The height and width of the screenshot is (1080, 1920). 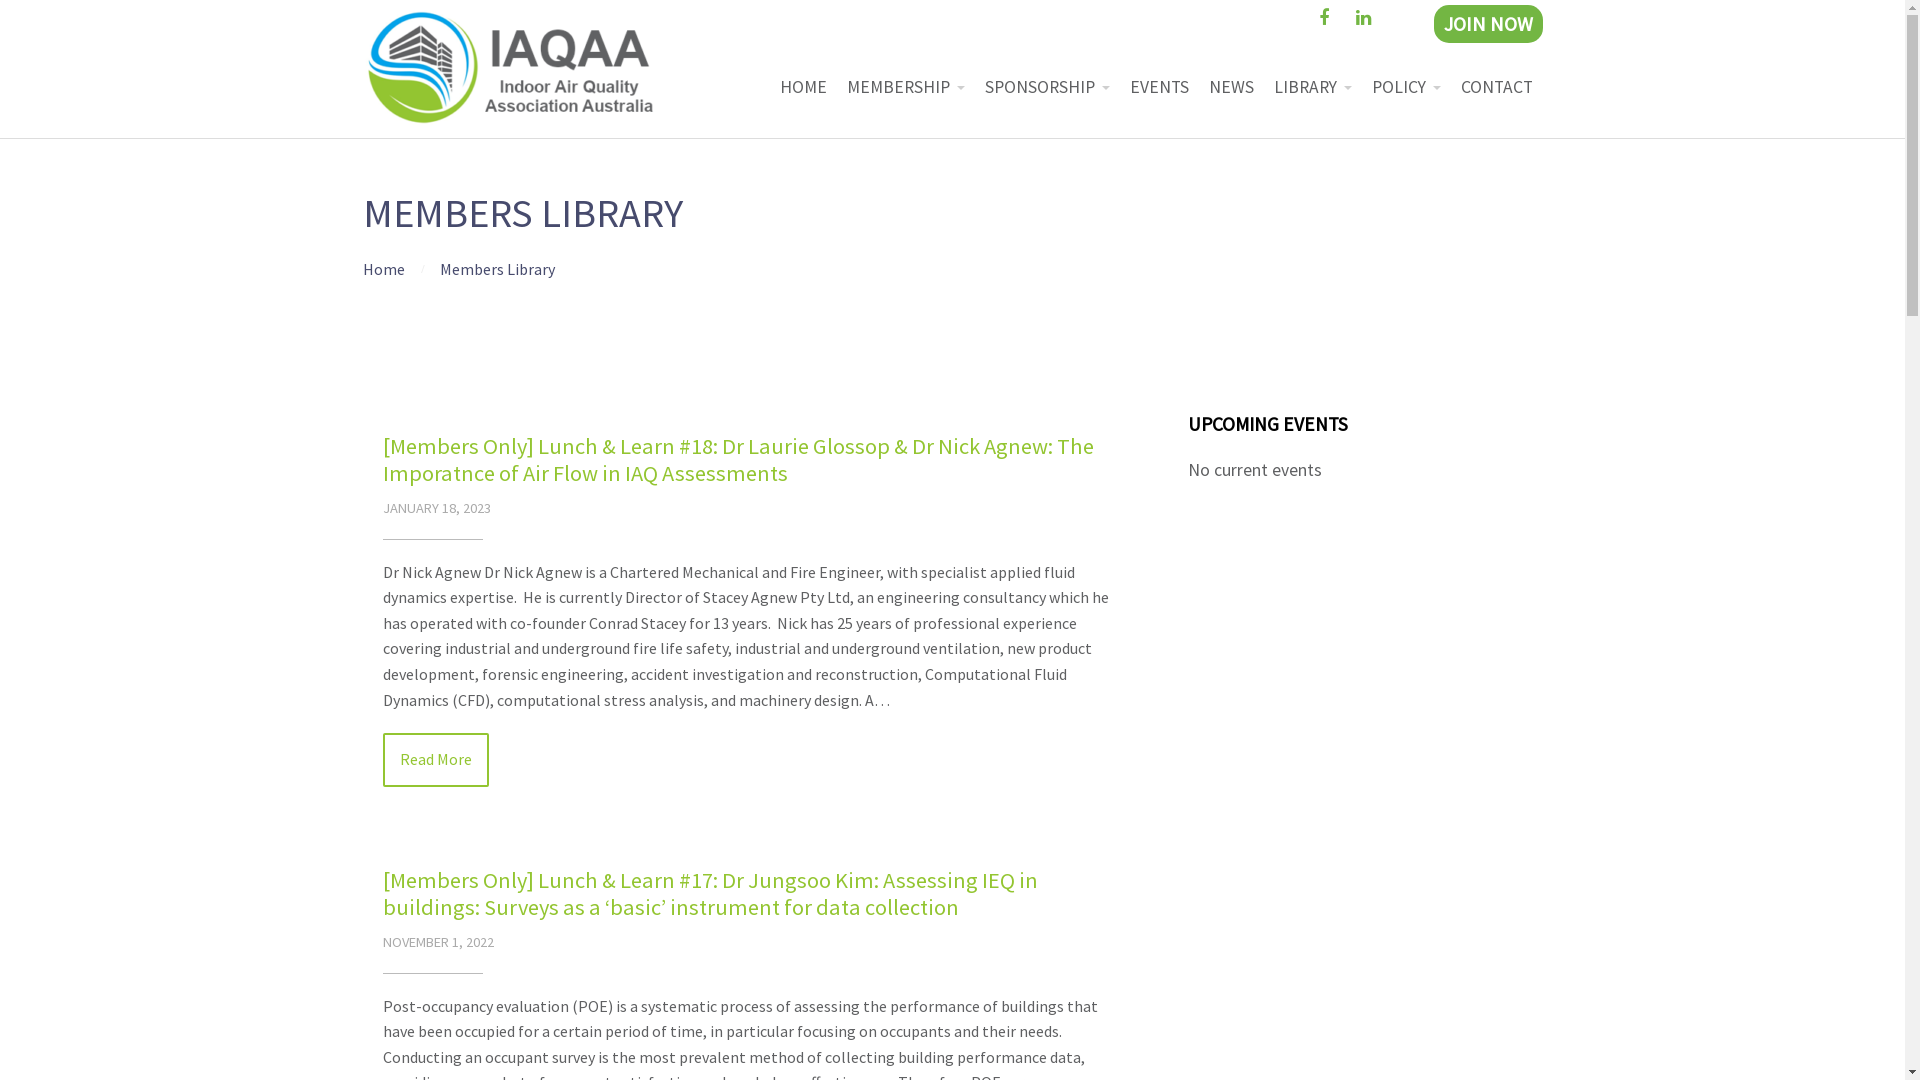 What do you see at coordinates (382, 759) in the screenshot?
I see `'Read More'` at bounding box center [382, 759].